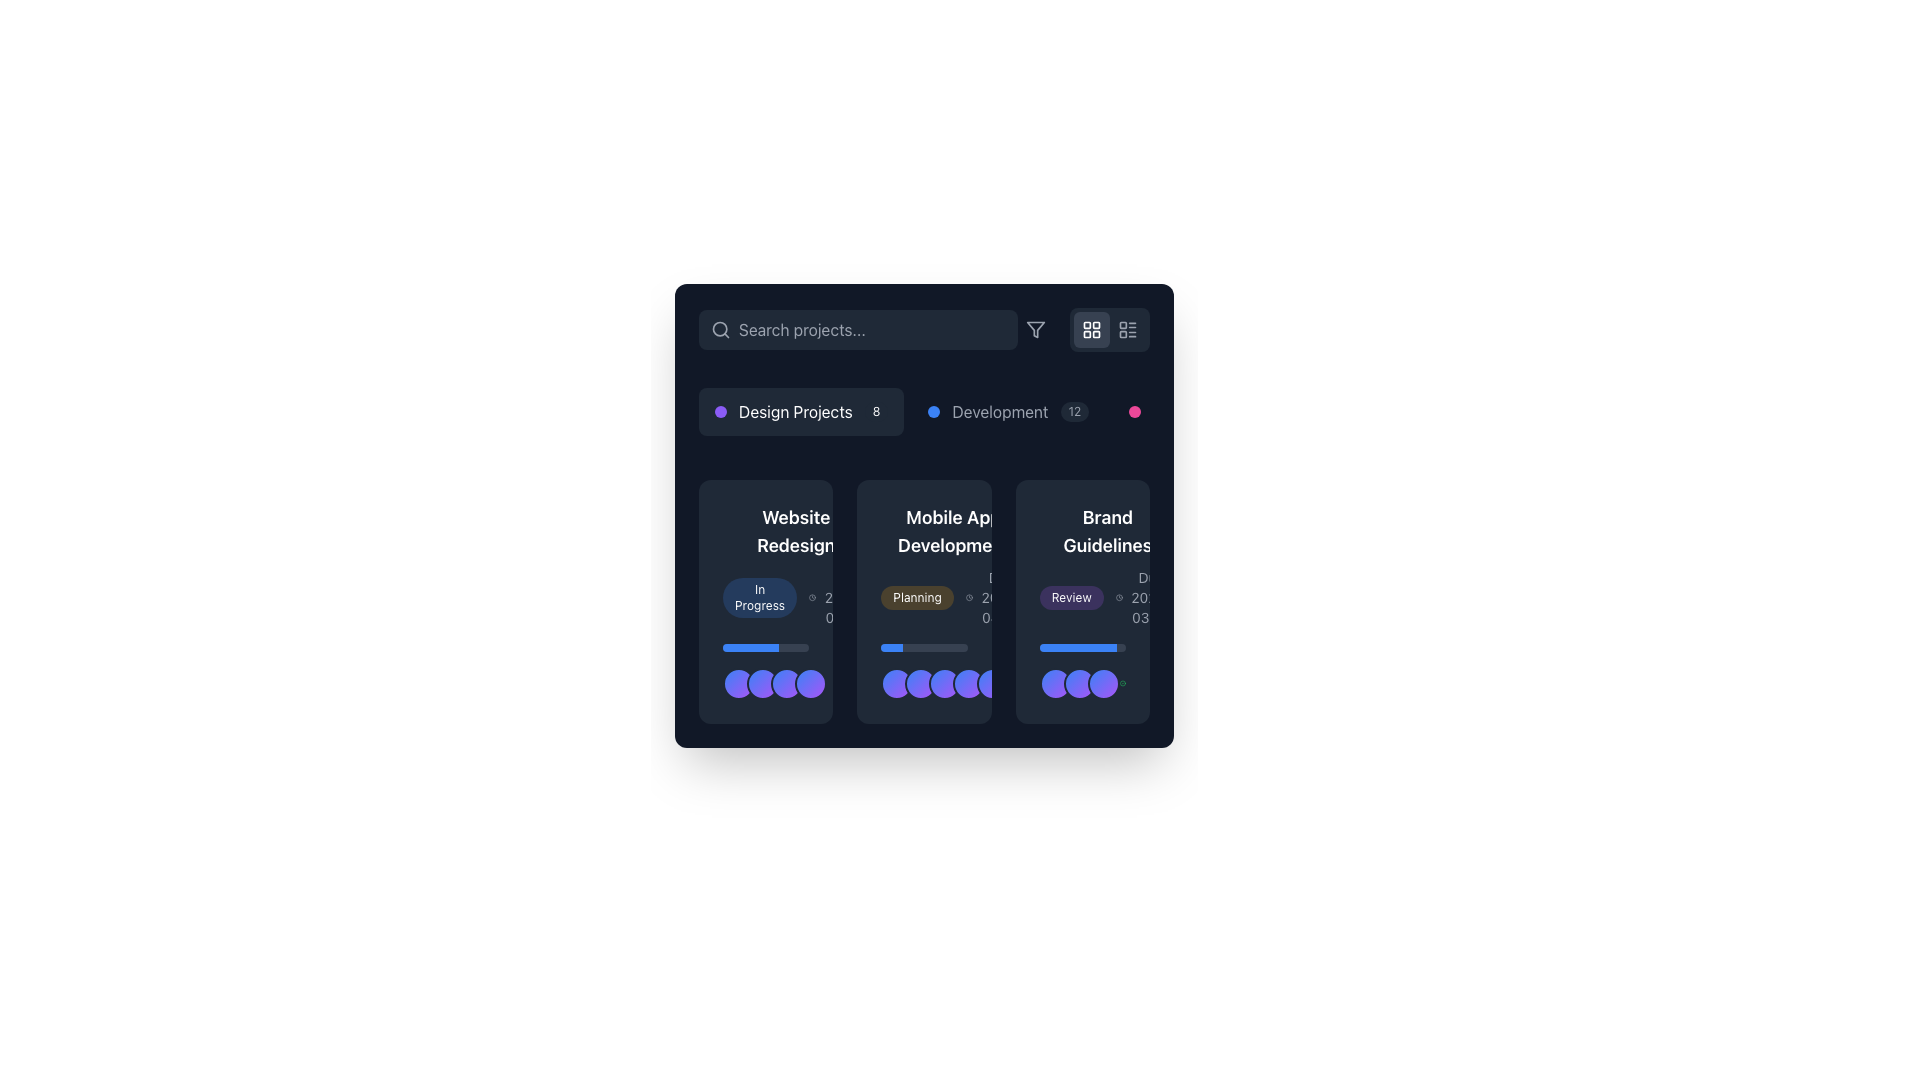 The height and width of the screenshot is (1080, 1920). What do you see at coordinates (765, 682) in the screenshot?
I see `the third avatar` at bounding box center [765, 682].